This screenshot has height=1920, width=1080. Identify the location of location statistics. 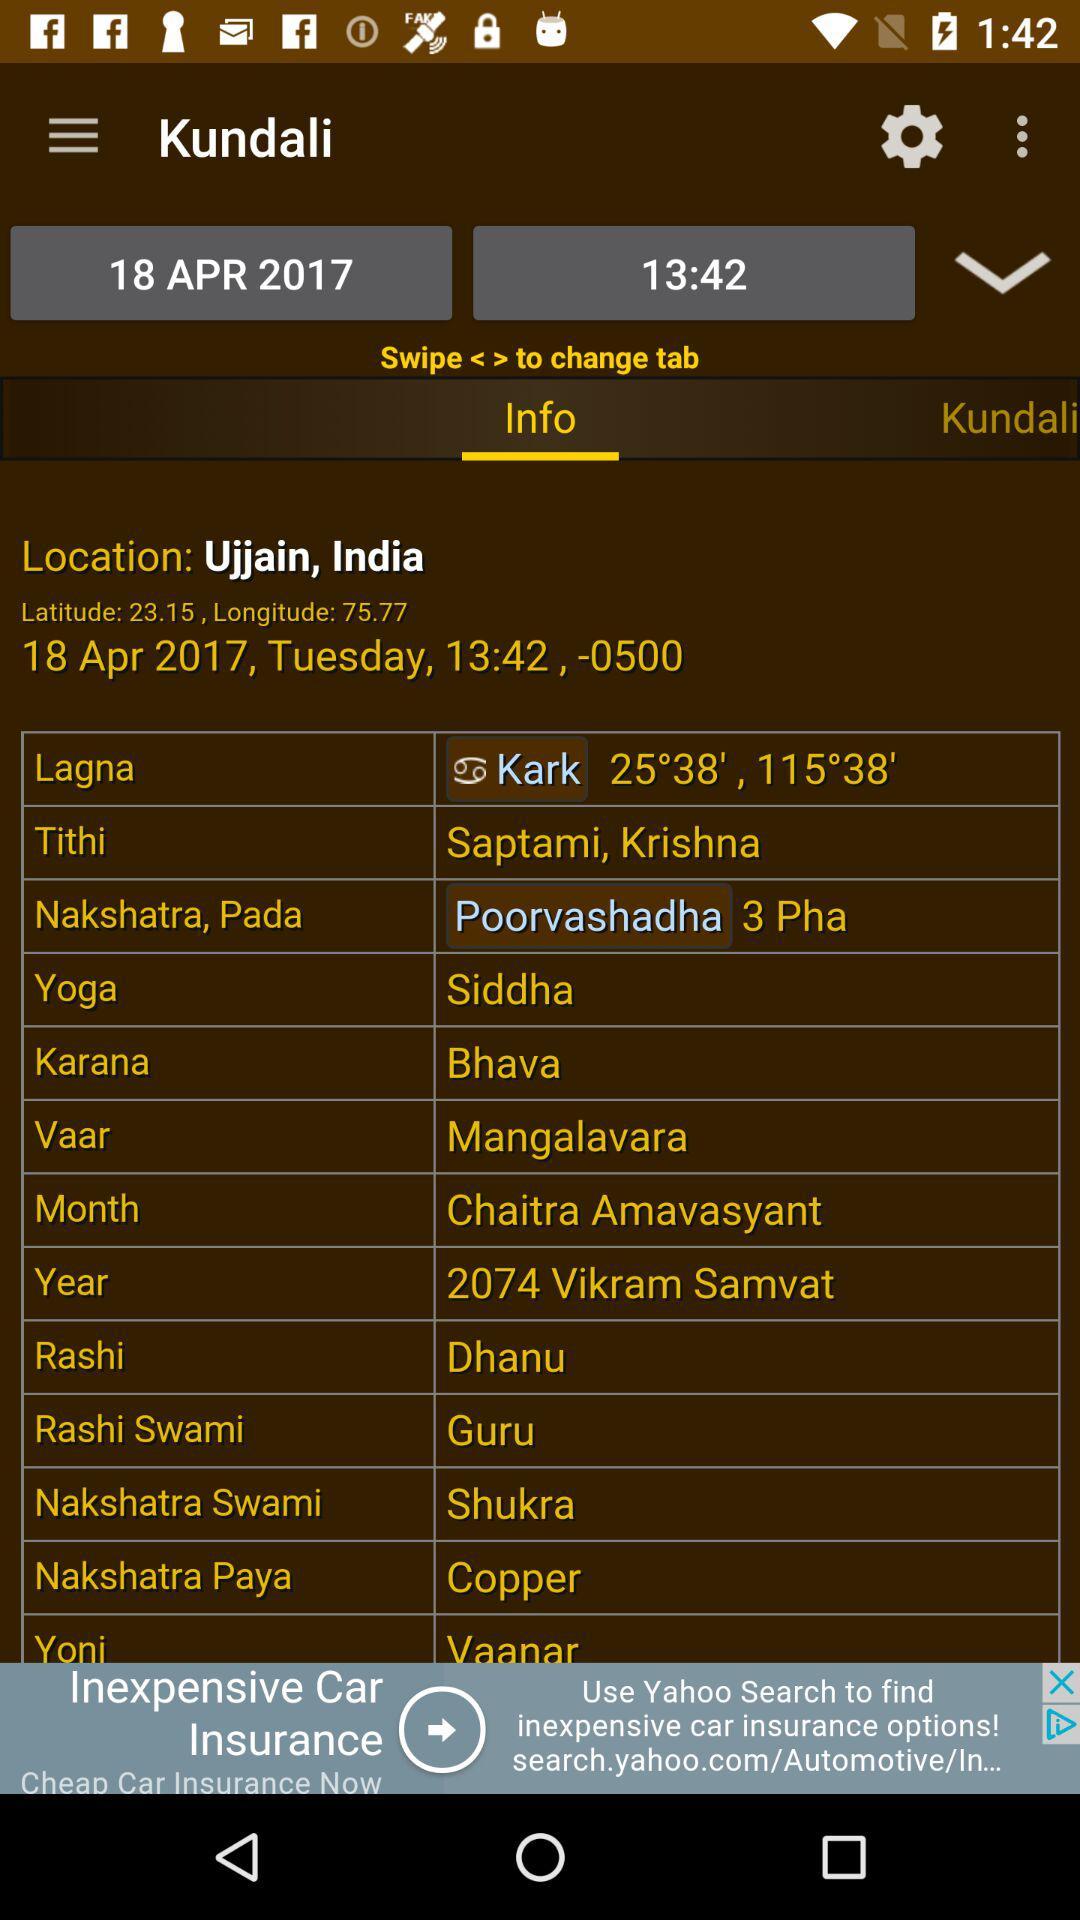
(540, 1060).